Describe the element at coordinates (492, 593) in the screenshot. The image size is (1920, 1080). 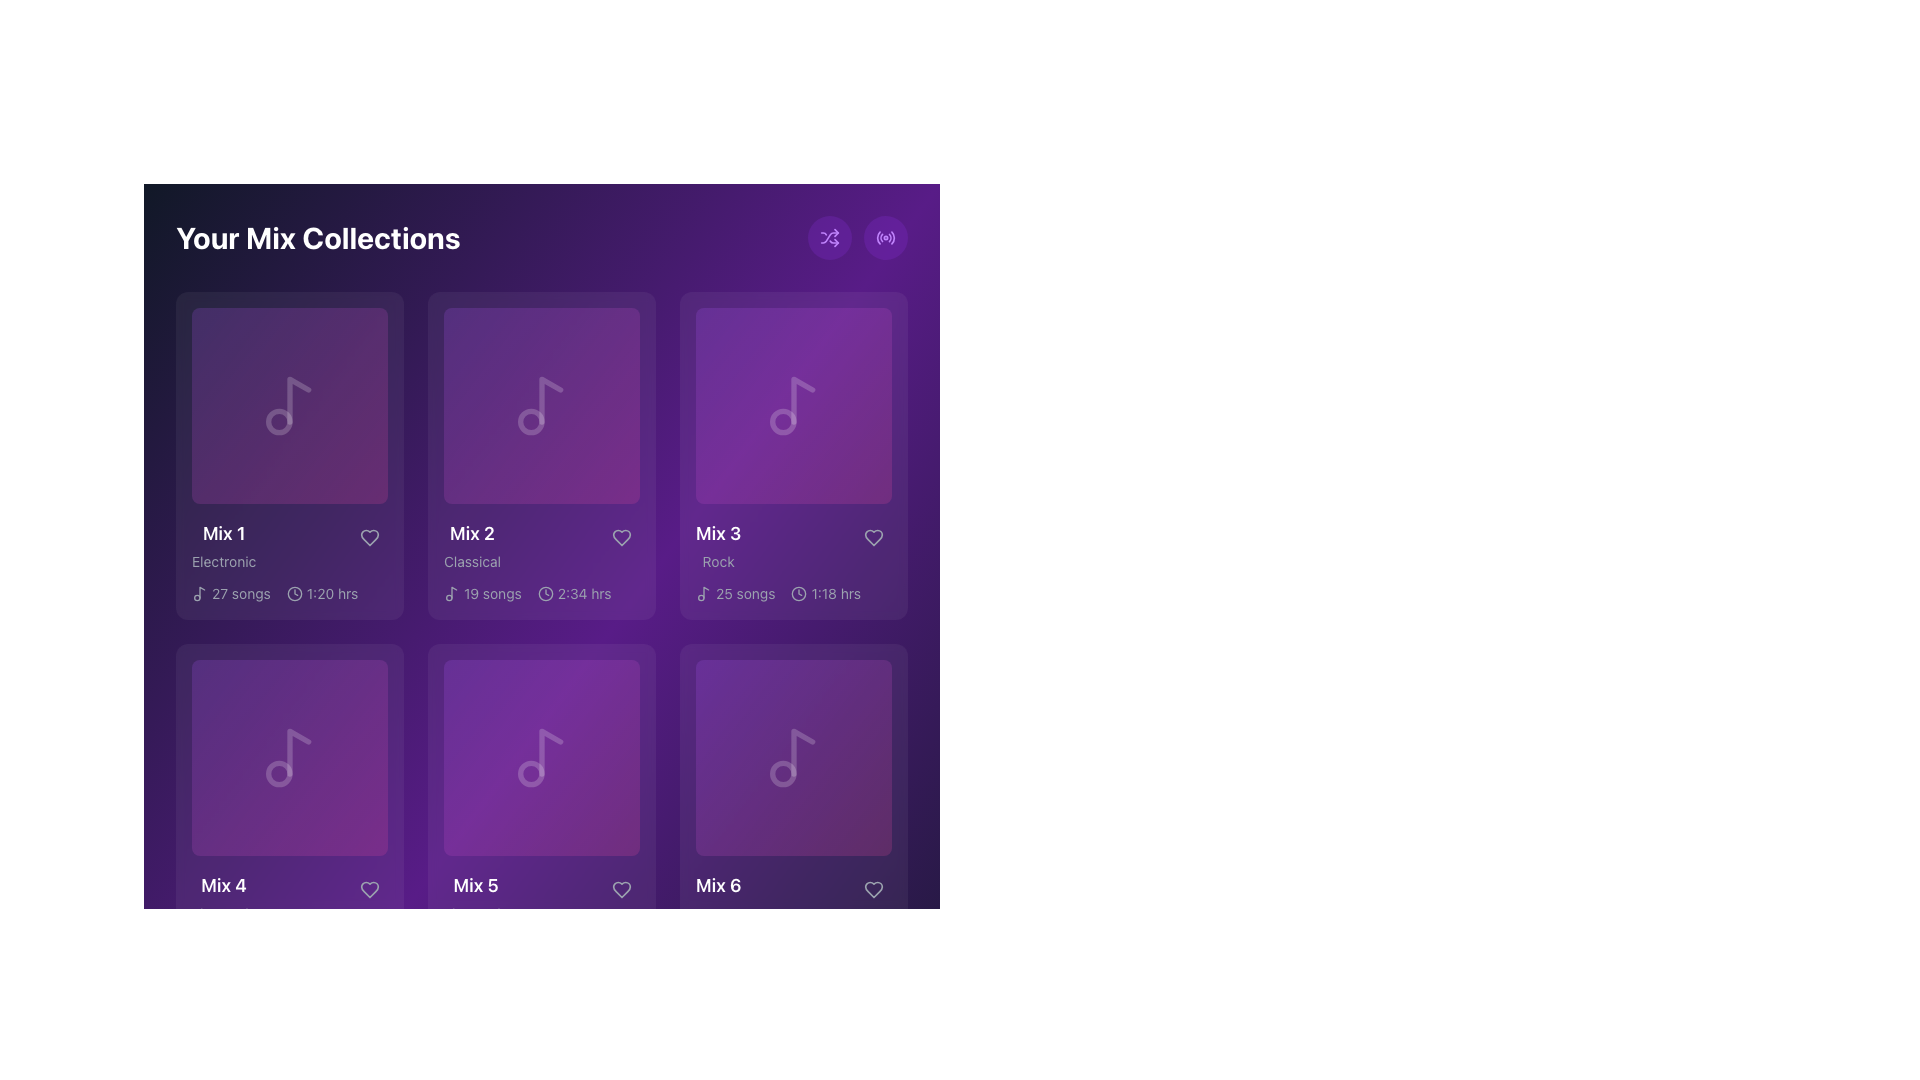
I see `text label displaying '19 songs' located in the lower part of the second card in the music collection grid, adjacent to a music note icon` at that location.